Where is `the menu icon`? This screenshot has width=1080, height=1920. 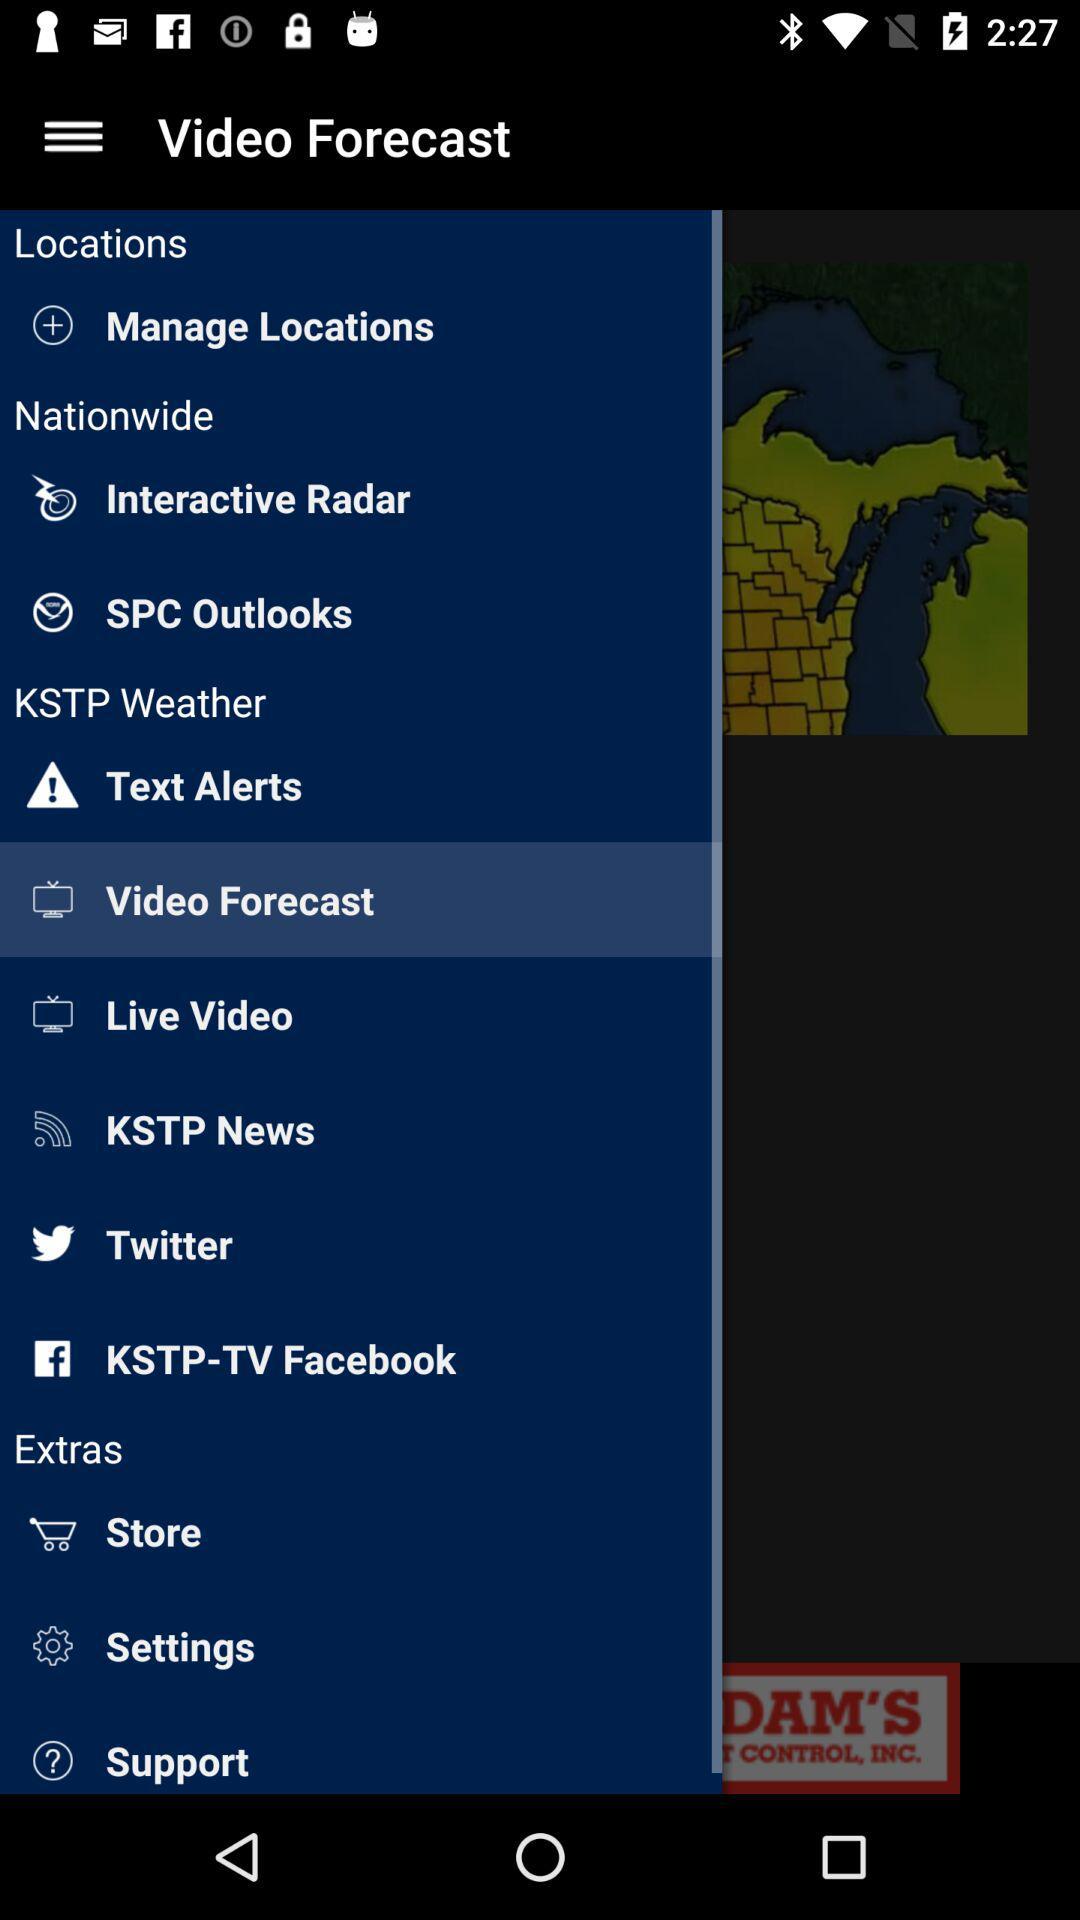 the menu icon is located at coordinates (72, 135).